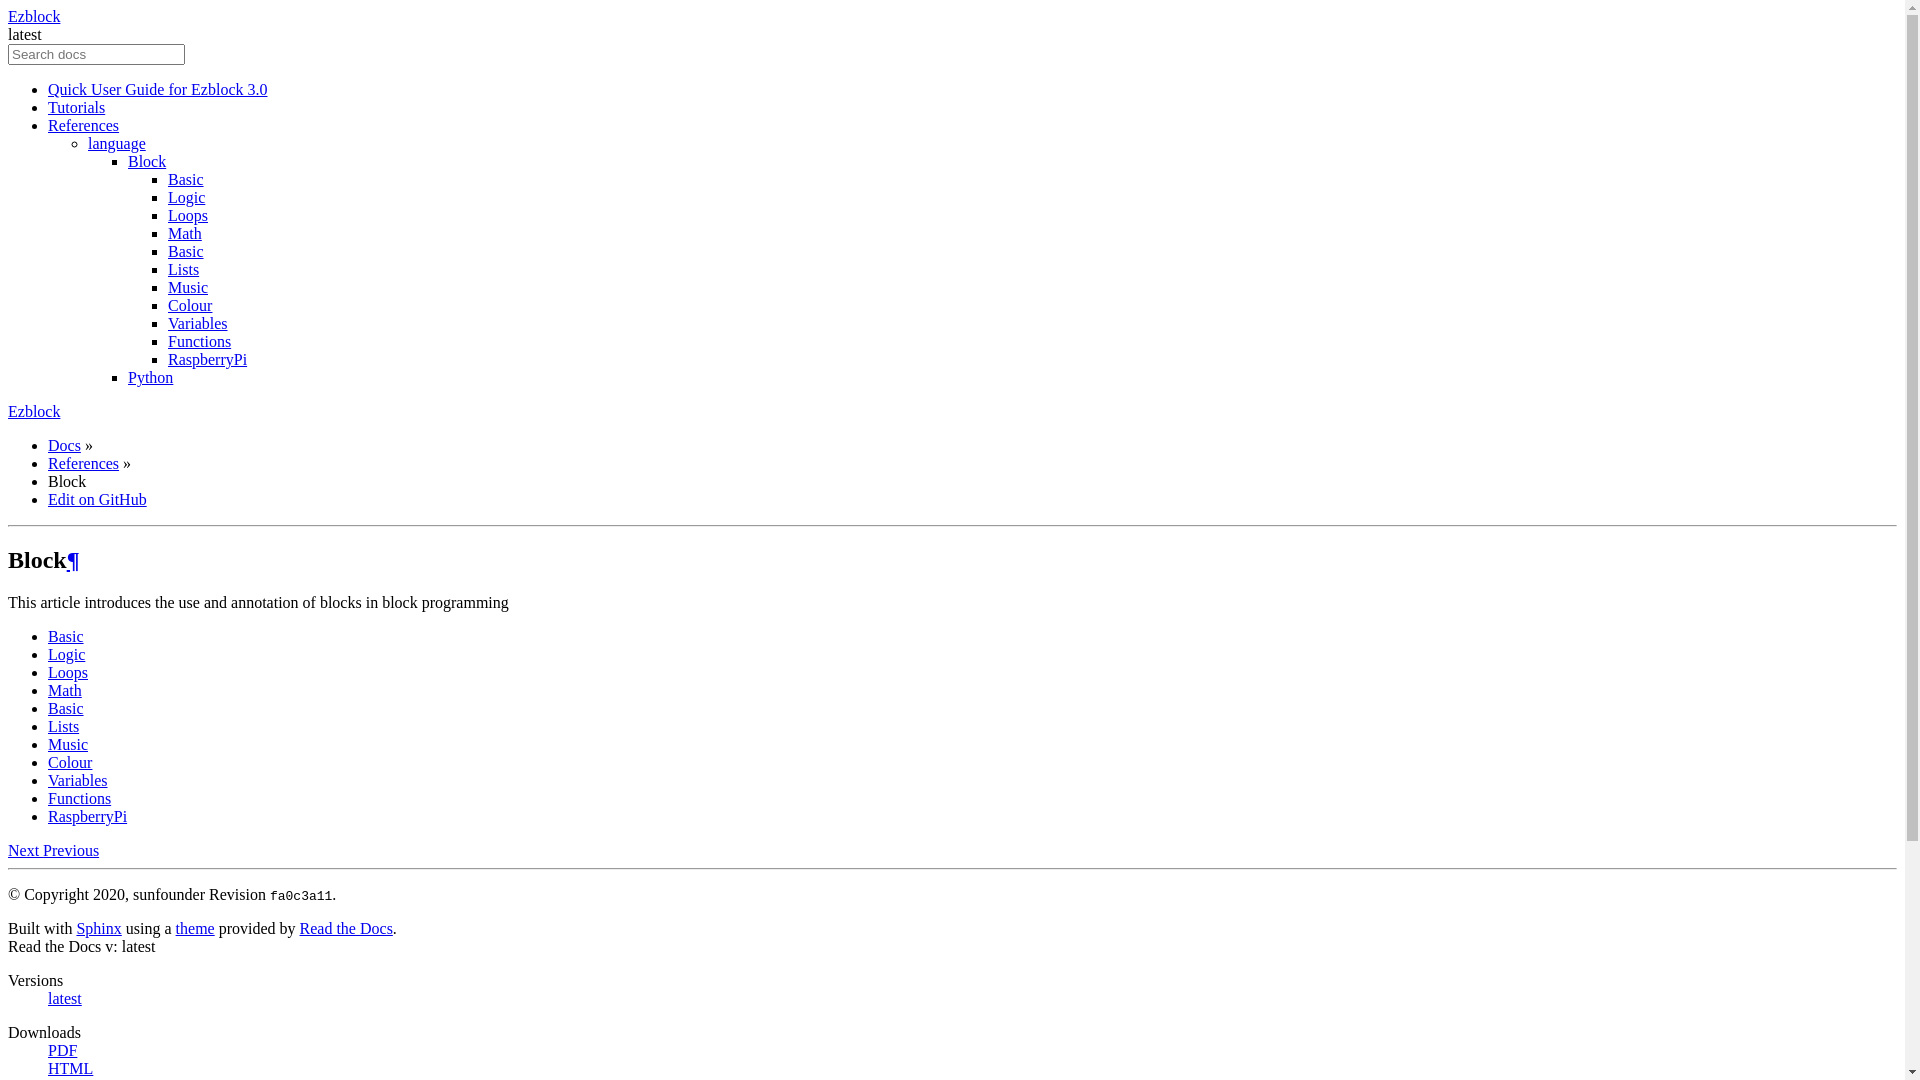 This screenshot has height=1080, width=1920. I want to click on 'Math', so click(48, 689).